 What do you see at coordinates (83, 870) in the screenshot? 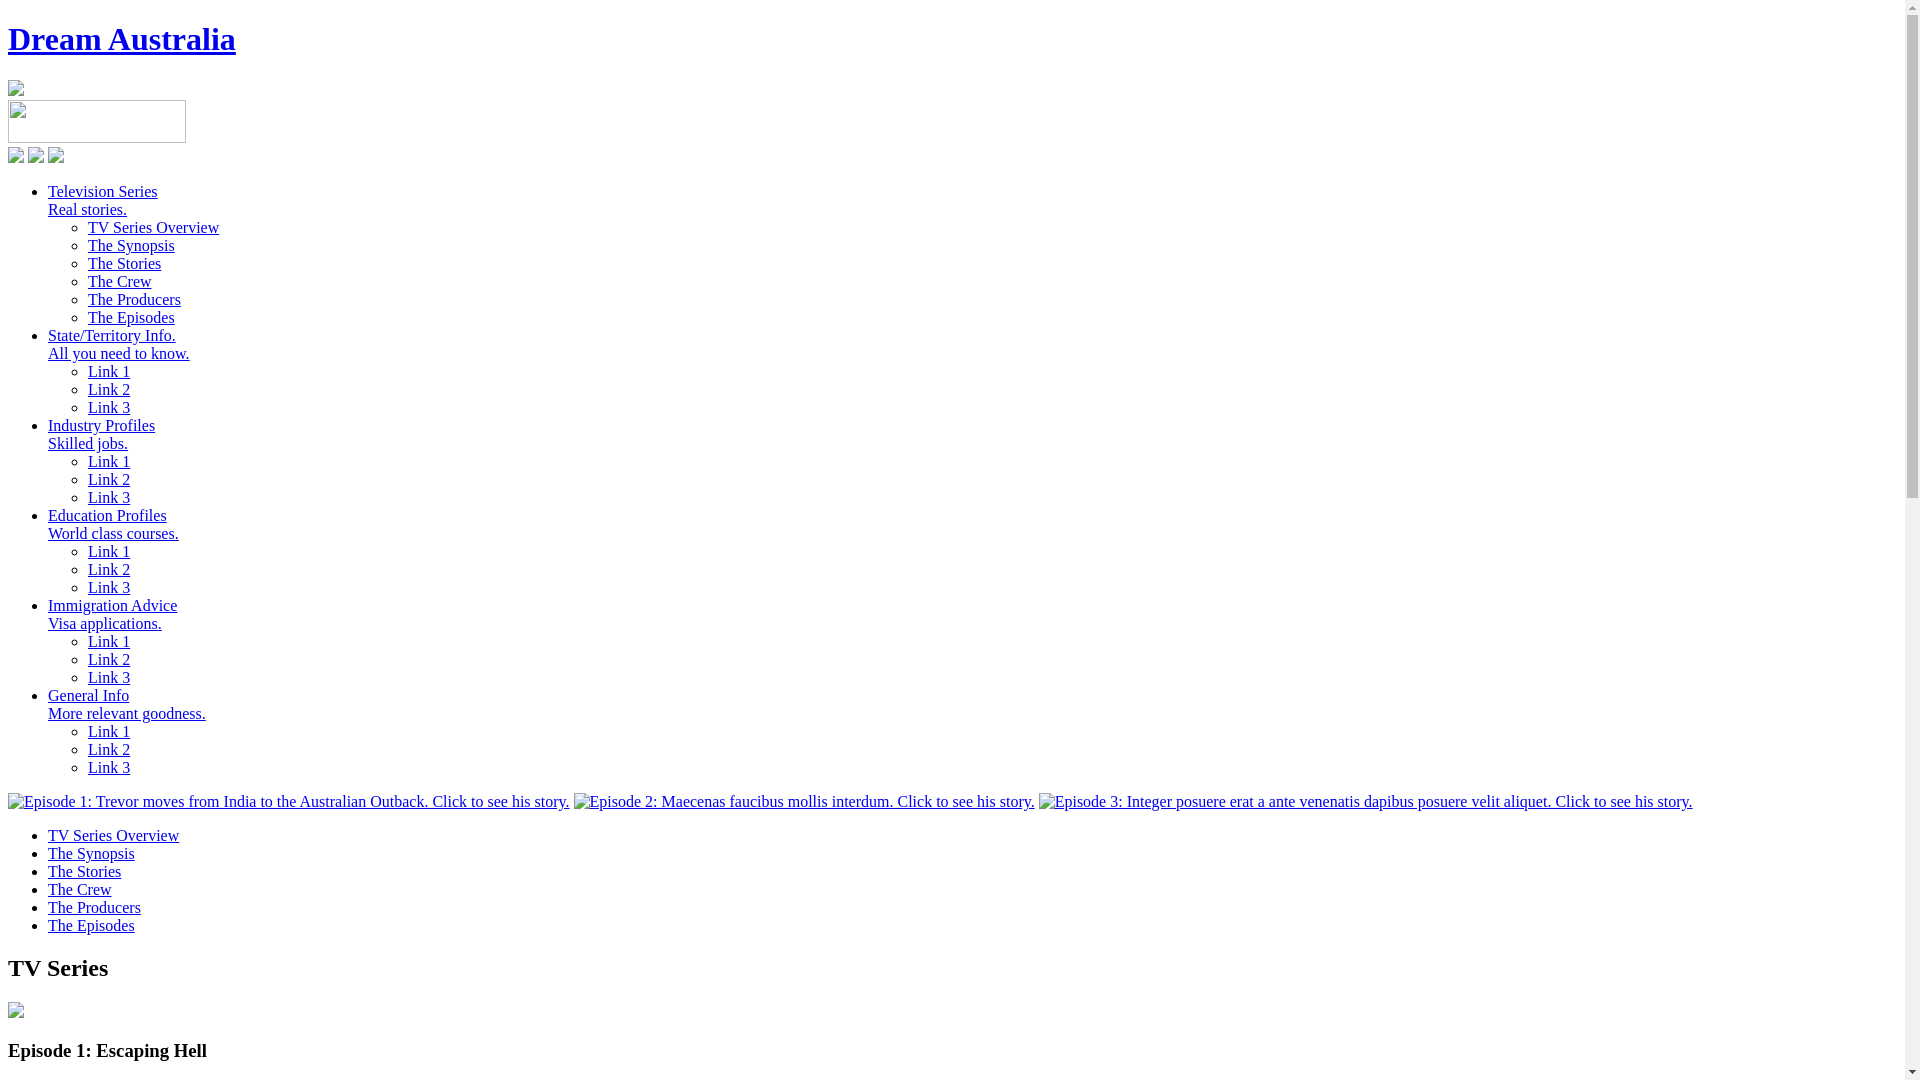
I see `'The Stories'` at bounding box center [83, 870].